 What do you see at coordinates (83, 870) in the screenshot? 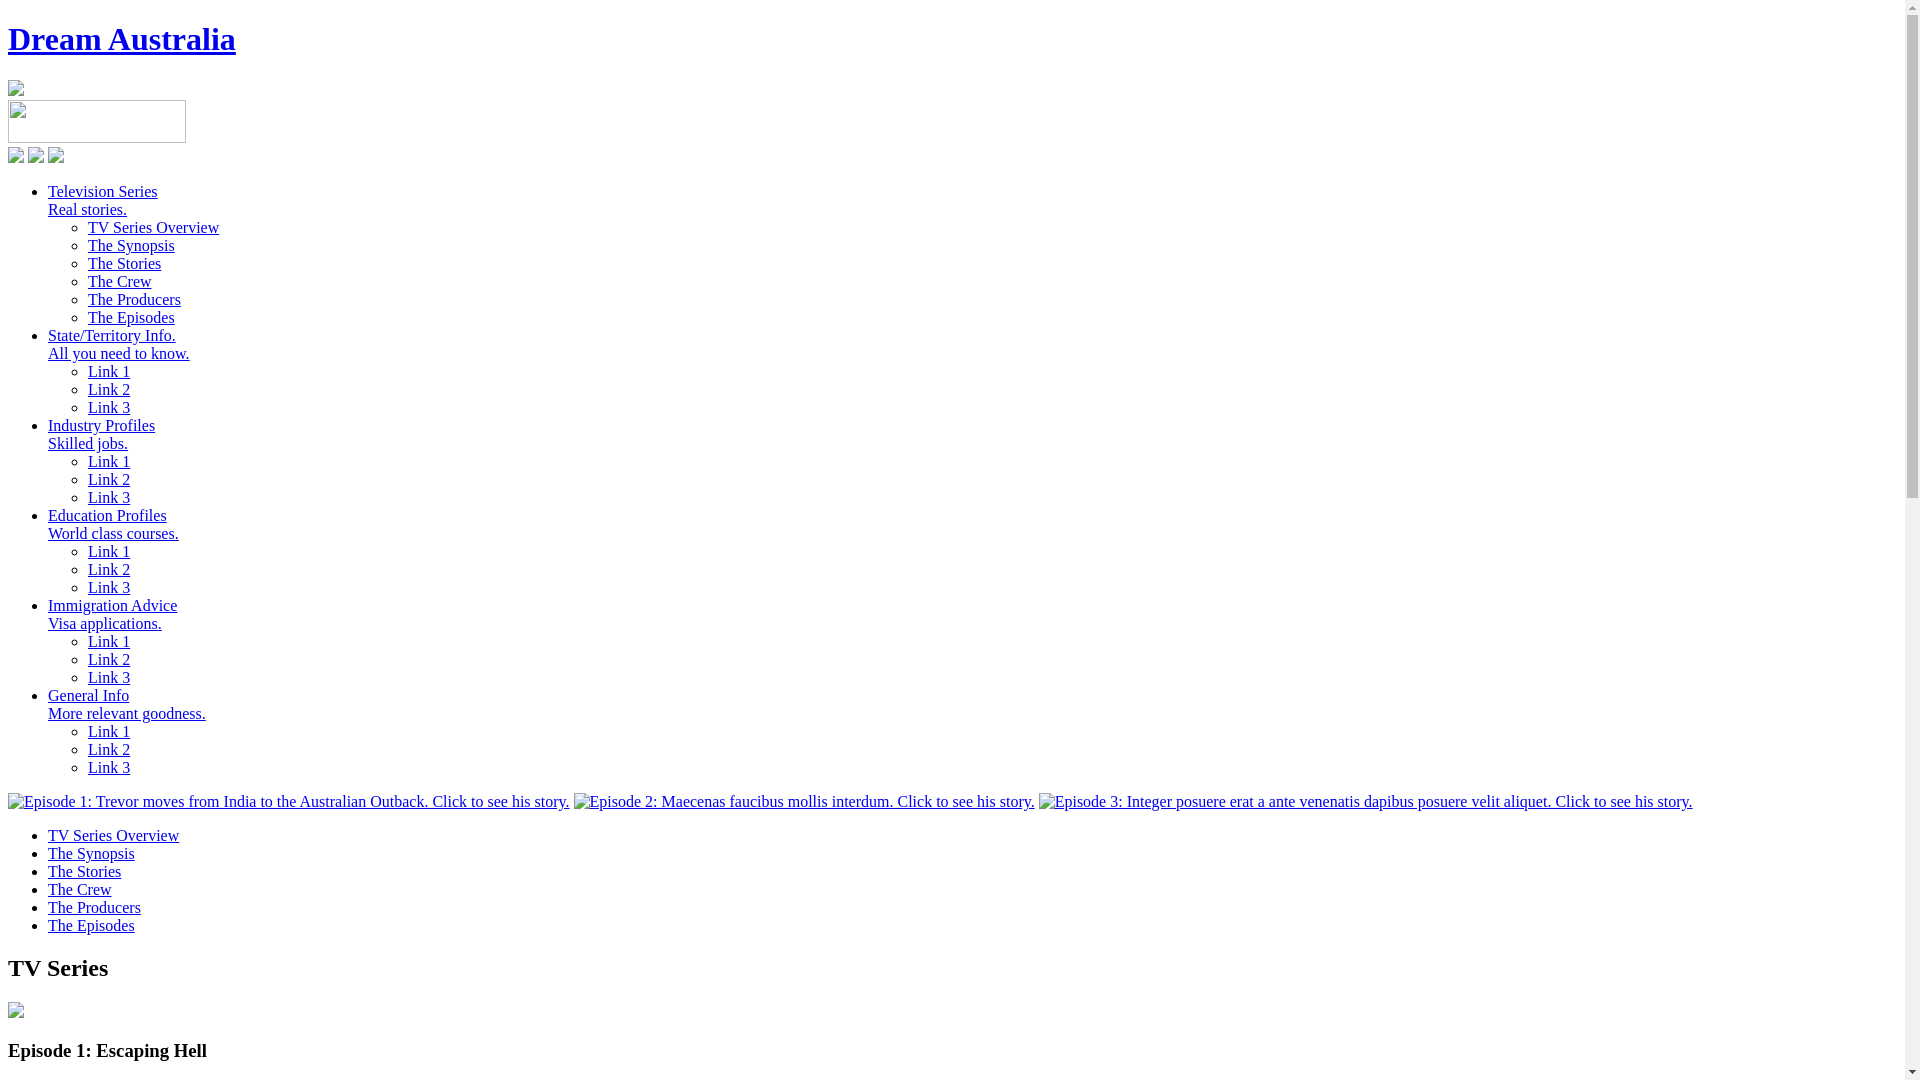
I see `'The Stories'` at bounding box center [83, 870].